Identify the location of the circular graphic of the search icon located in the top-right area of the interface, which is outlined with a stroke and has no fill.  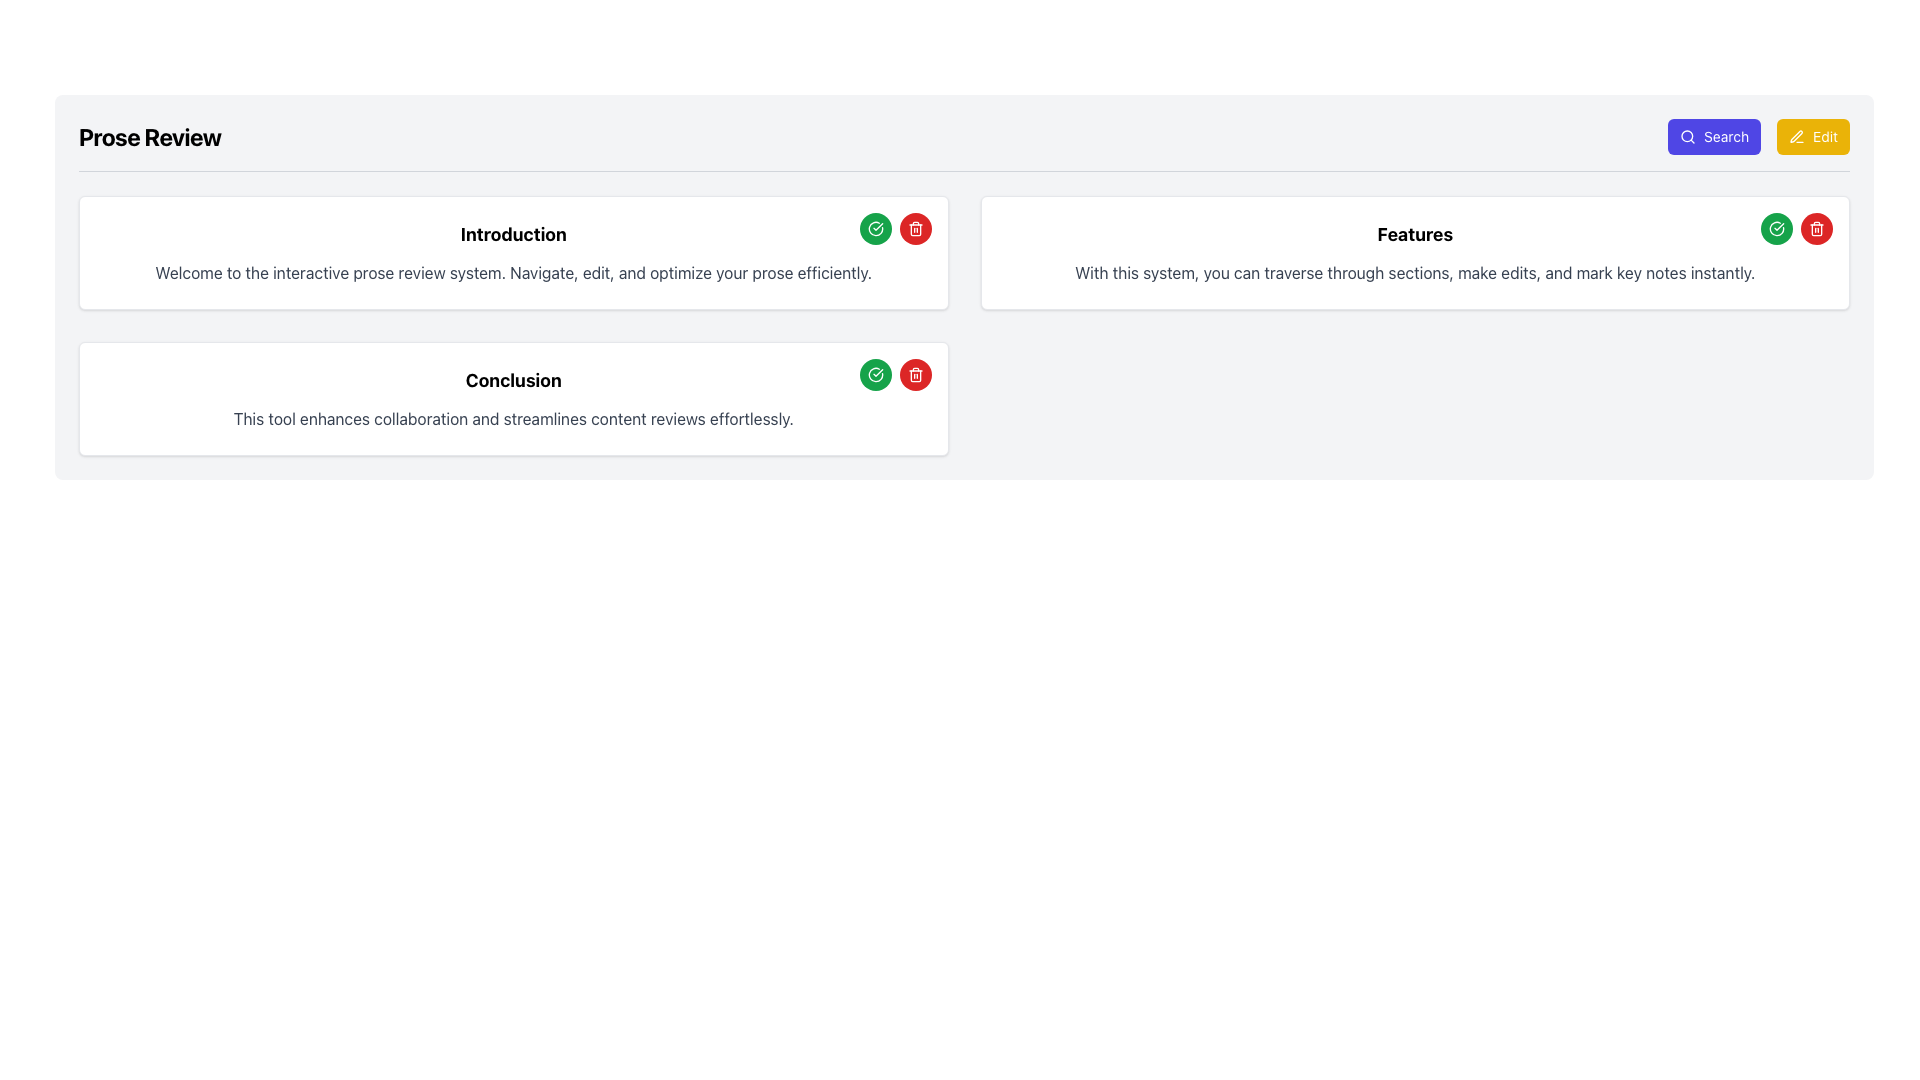
(1686, 135).